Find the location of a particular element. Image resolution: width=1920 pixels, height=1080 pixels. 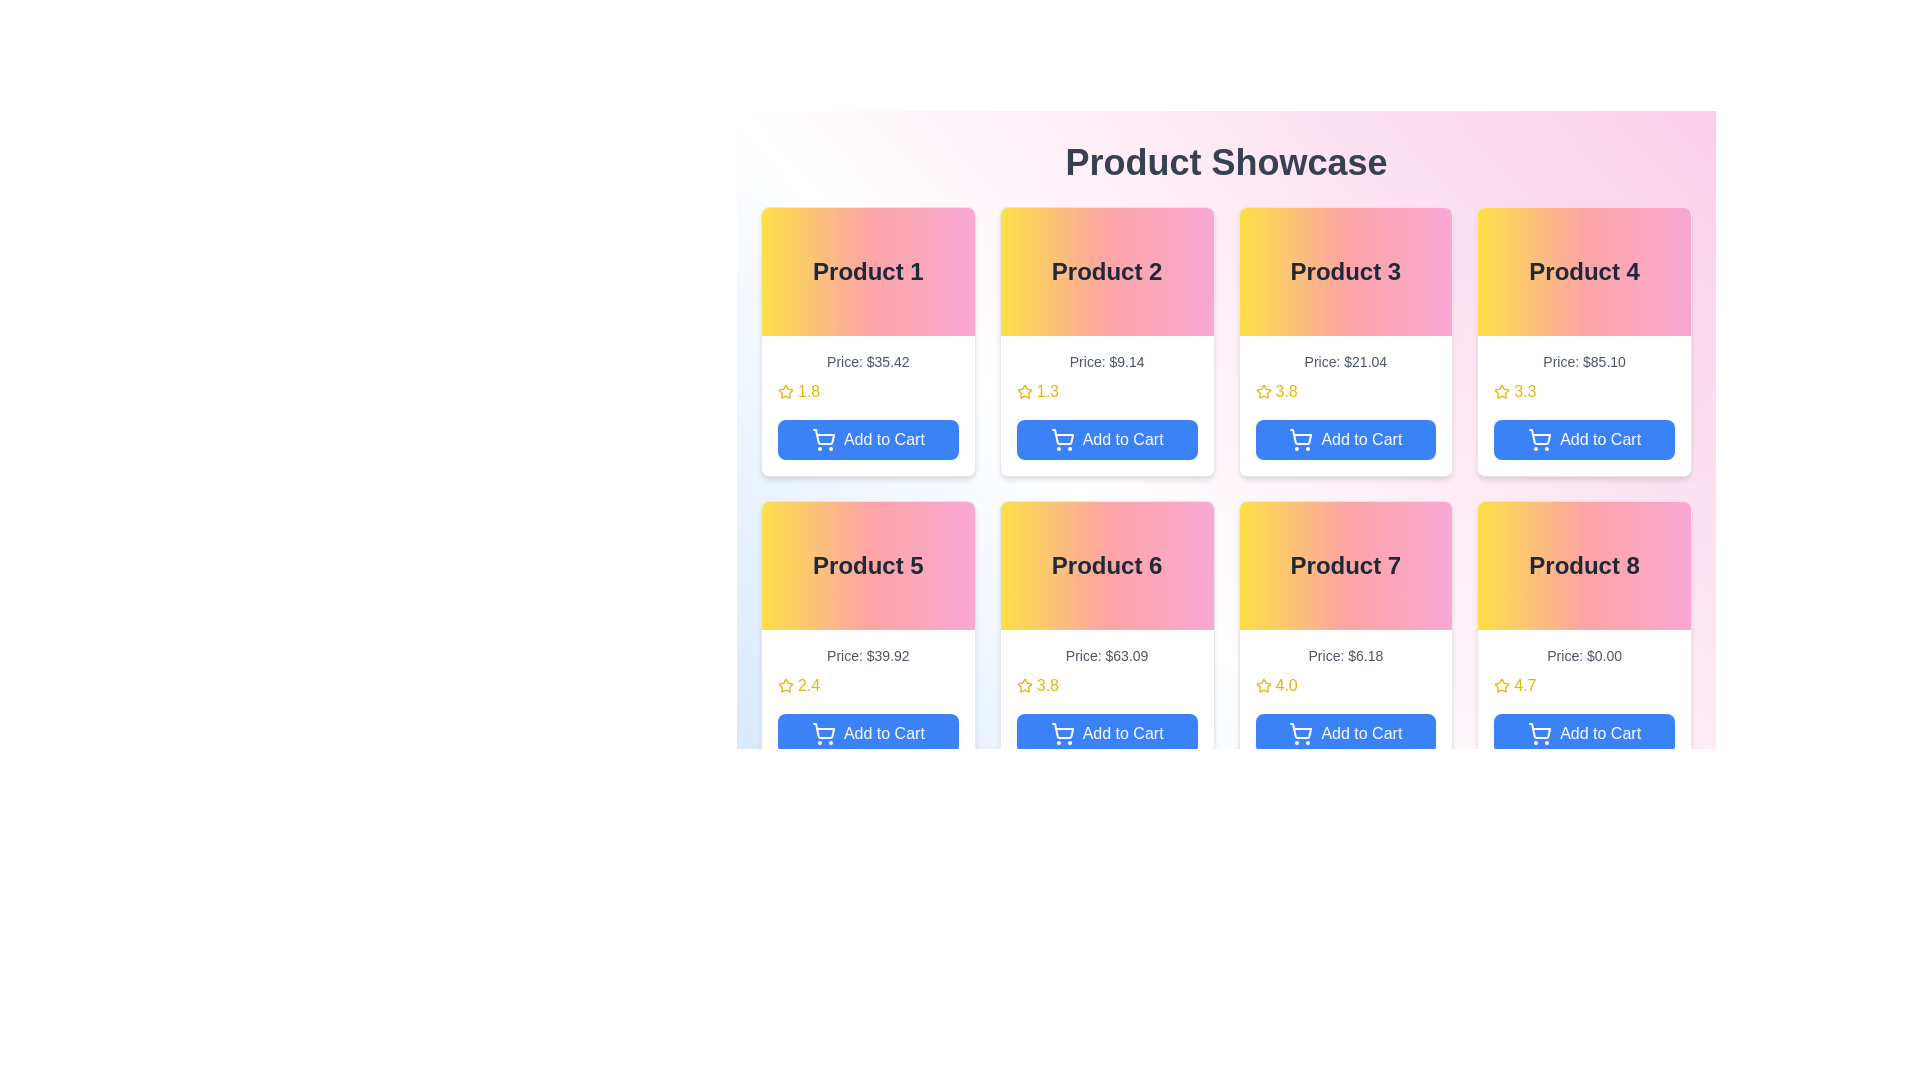

text content of the price label for 'Product 5', located in the product card on the second row, first column of a 4x2 product grid is located at coordinates (868, 655).